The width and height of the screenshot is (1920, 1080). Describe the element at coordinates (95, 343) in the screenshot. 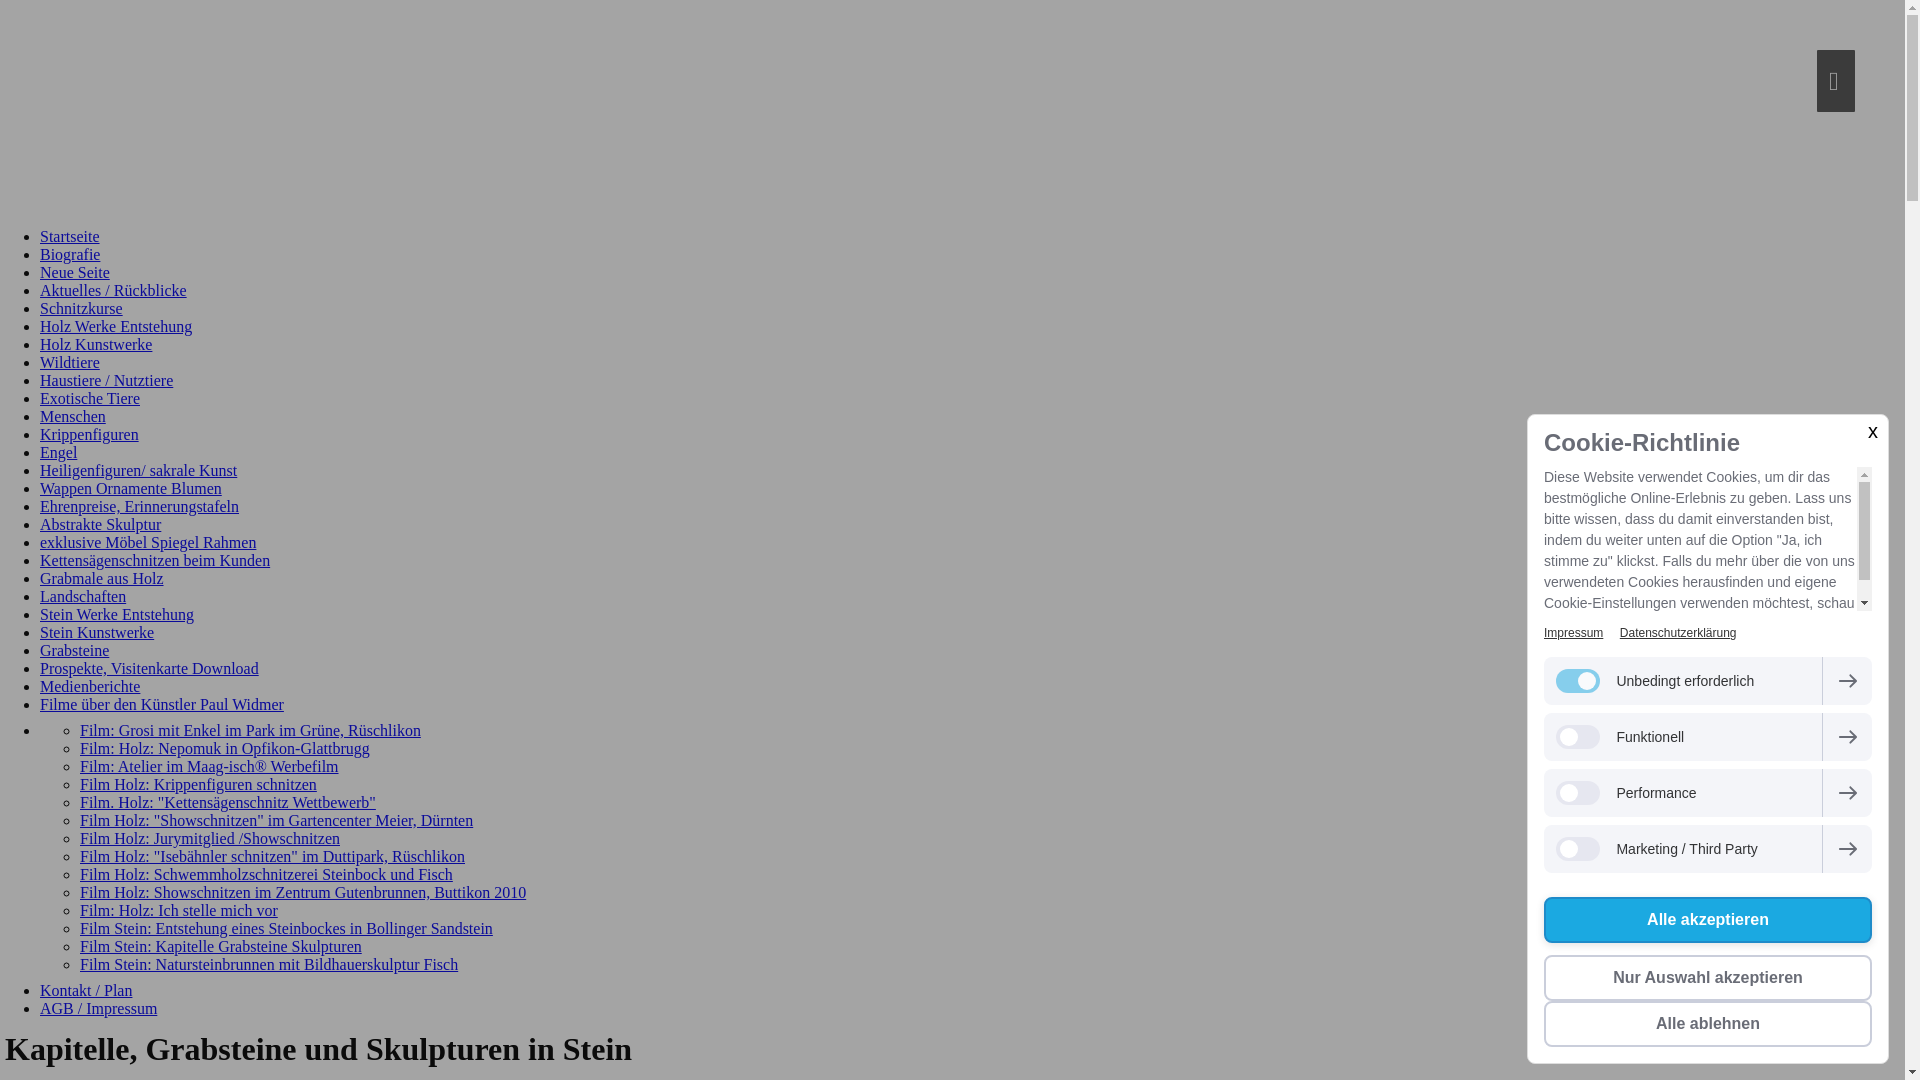

I see `'Holz Kunstwerke'` at that location.